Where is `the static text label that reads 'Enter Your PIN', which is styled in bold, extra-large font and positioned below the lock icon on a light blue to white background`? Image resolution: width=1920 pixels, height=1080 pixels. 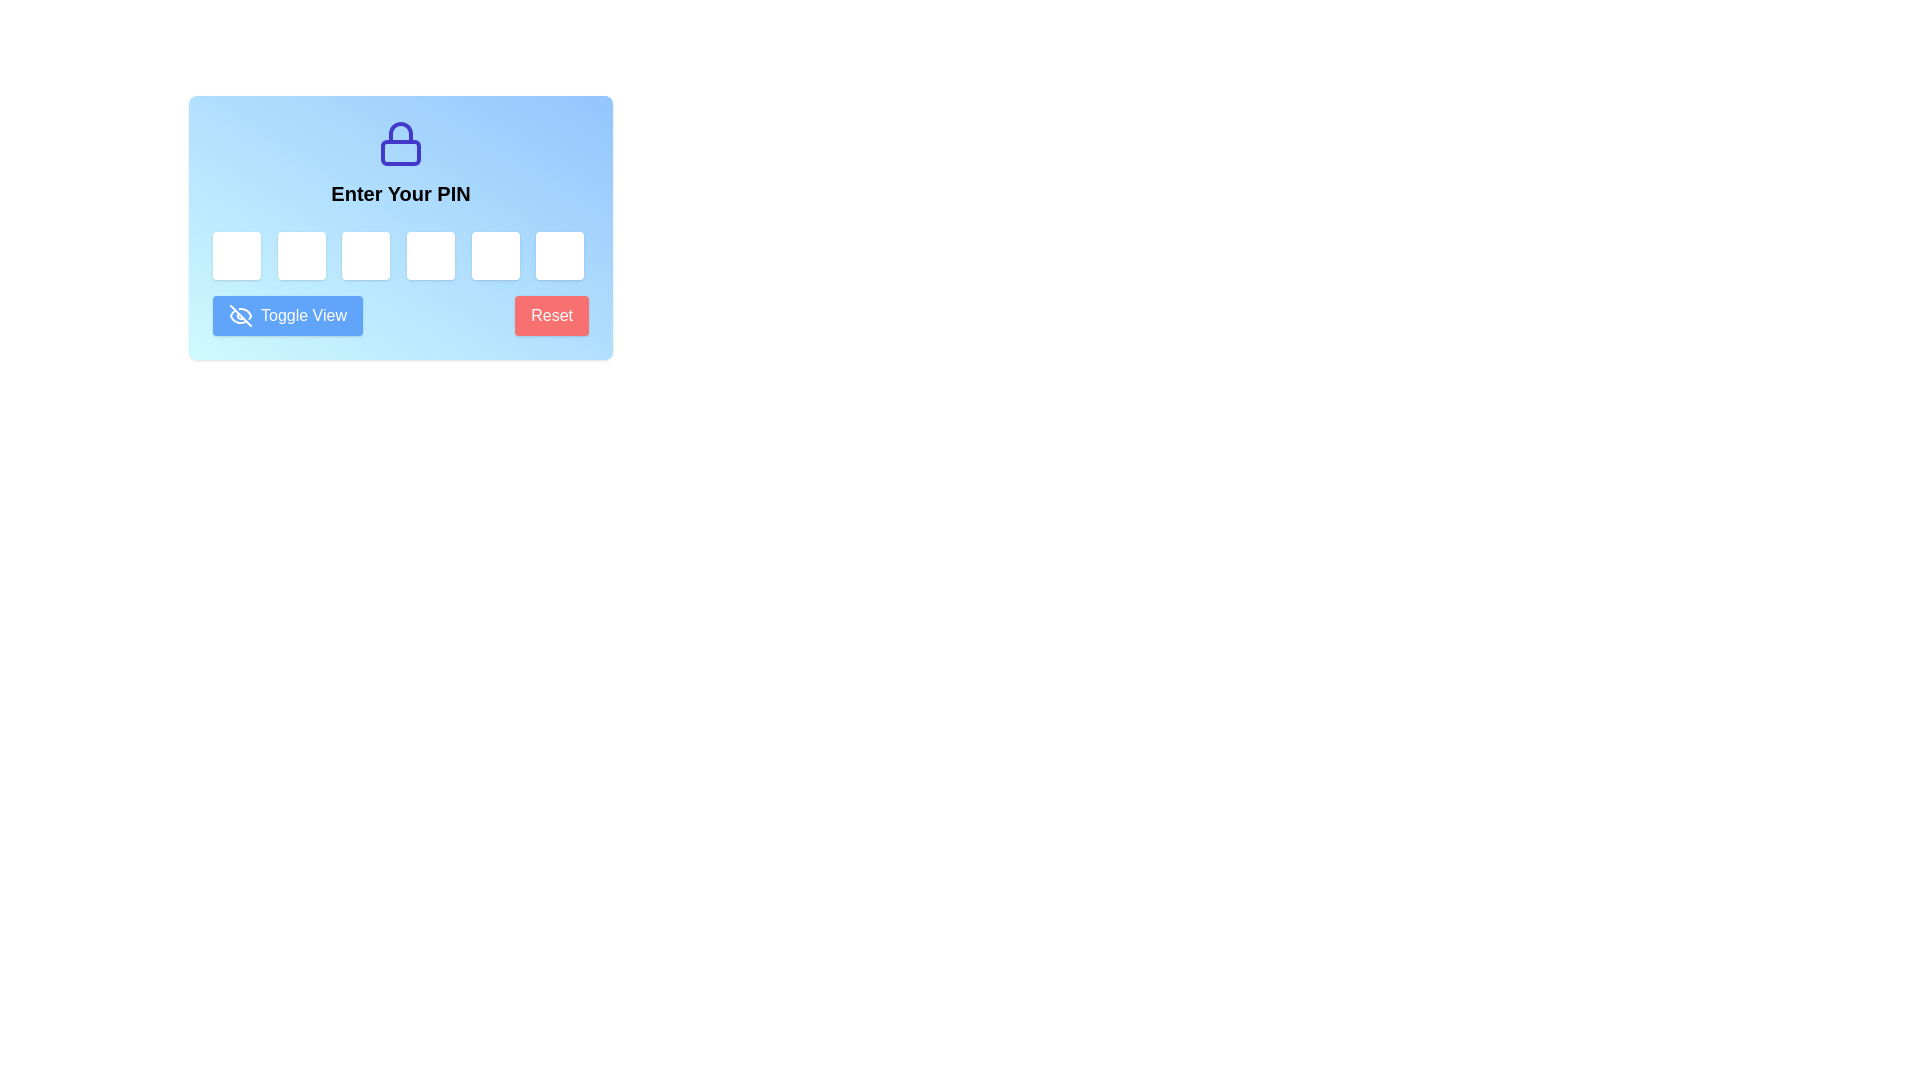
the static text label that reads 'Enter Your PIN', which is styled in bold, extra-large font and positioned below the lock icon on a light blue to white background is located at coordinates (400, 193).